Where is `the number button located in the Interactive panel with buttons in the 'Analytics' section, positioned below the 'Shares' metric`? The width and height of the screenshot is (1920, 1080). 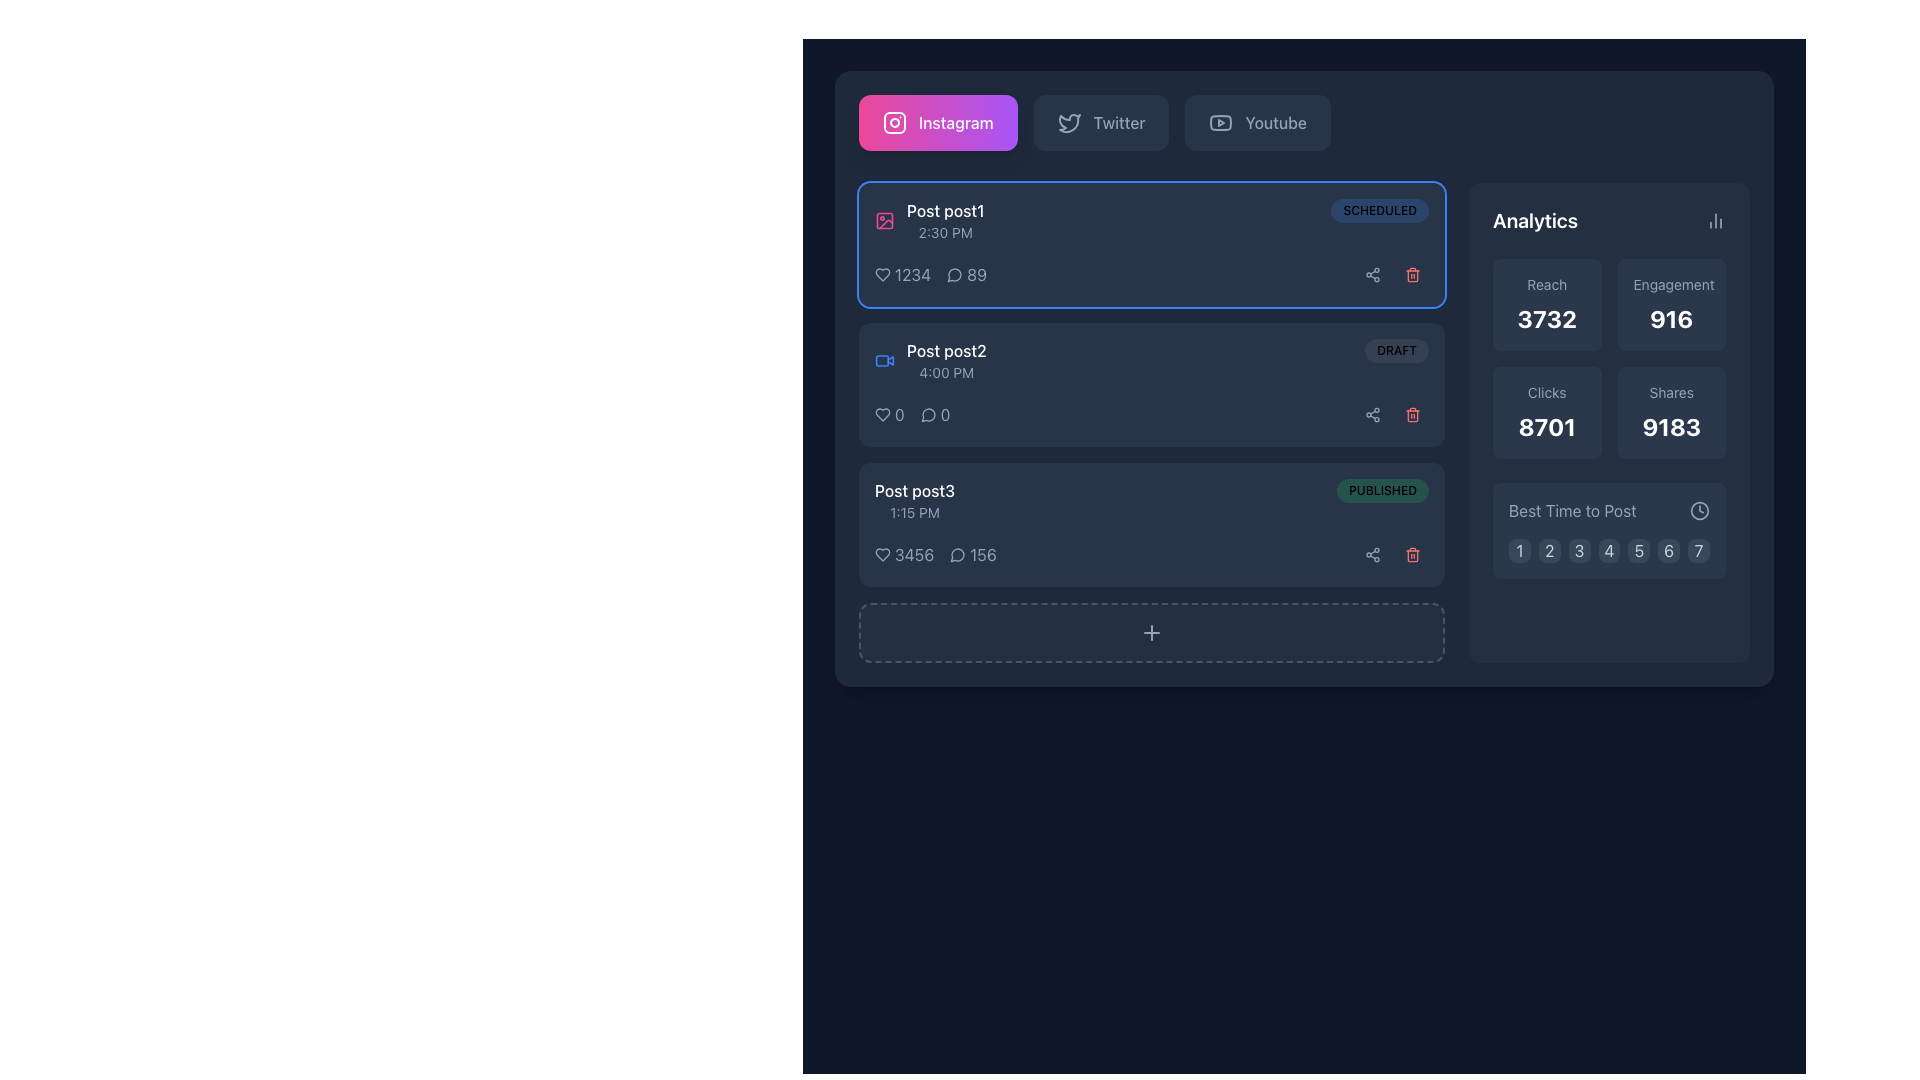
the number button located in the Interactive panel with buttons in the 'Analytics' section, positioned below the 'Shares' metric is located at coordinates (1609, 530).